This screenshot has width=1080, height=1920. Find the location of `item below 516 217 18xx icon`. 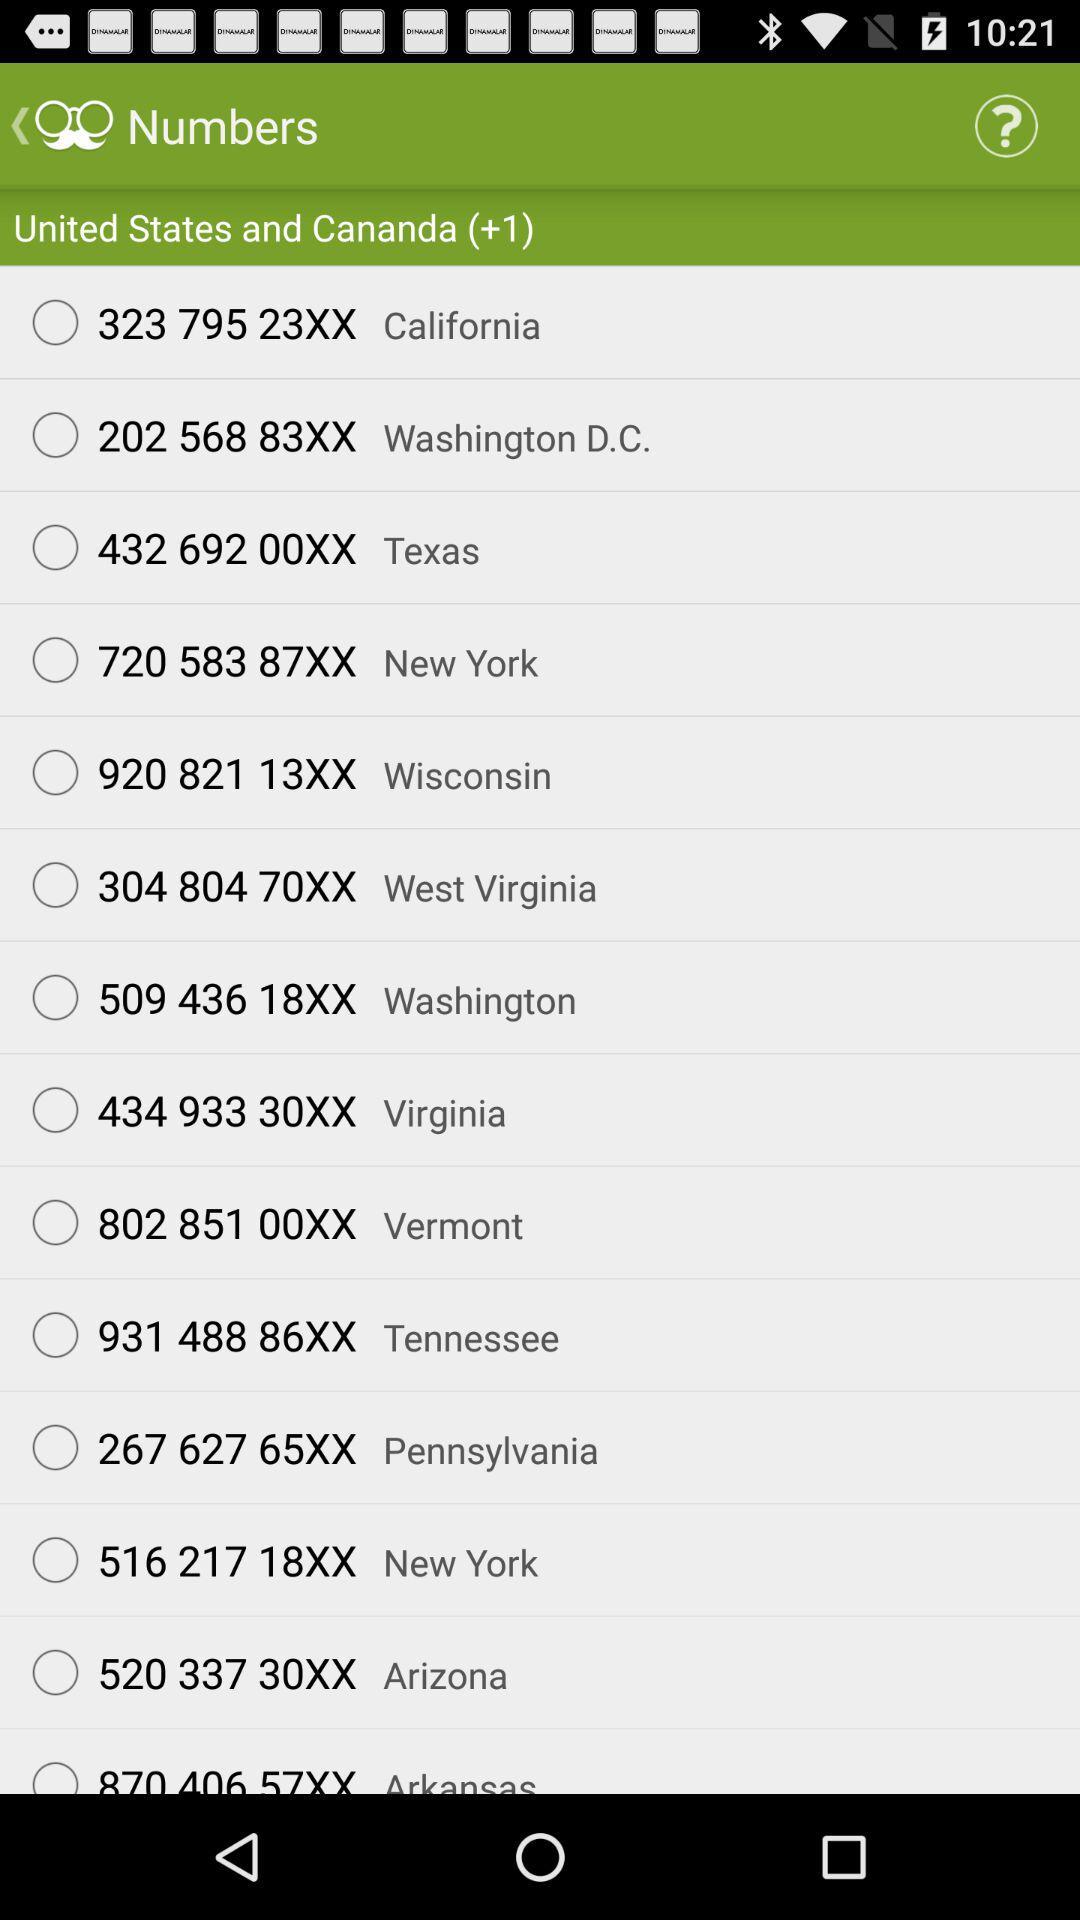

item below 516 217 18xx icon is located at coordinates (185, 1672).